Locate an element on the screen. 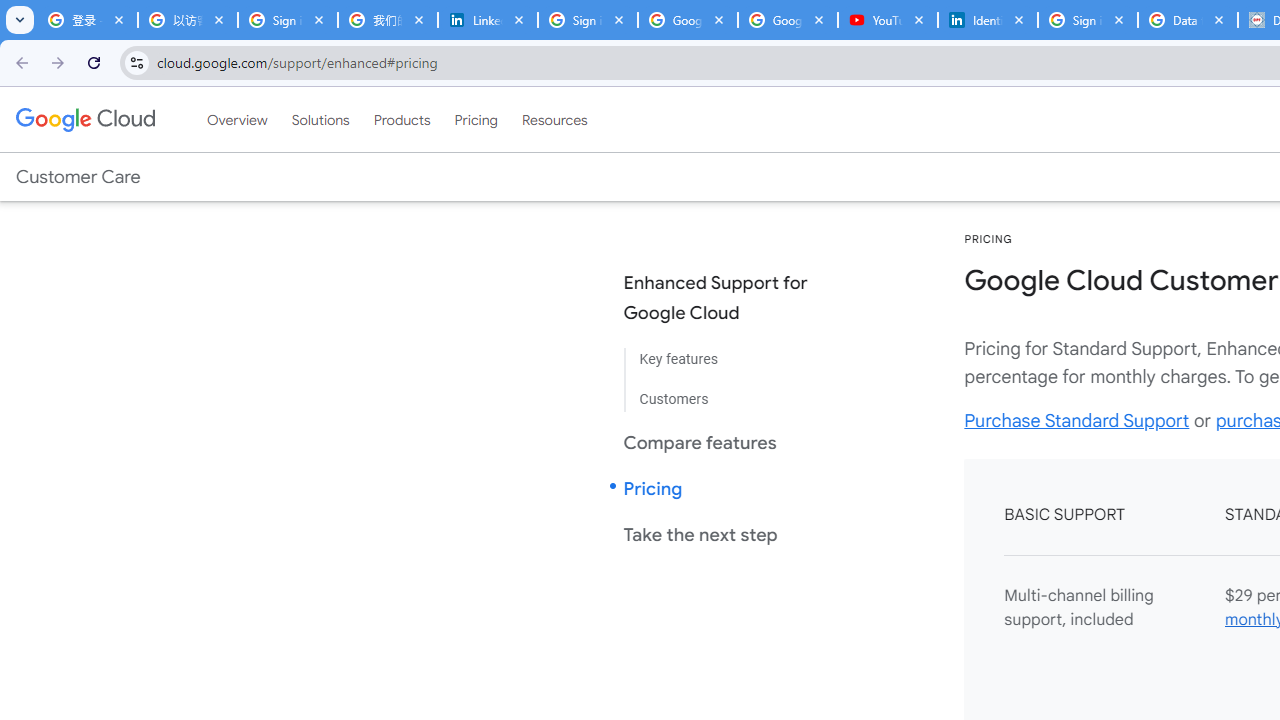 The image size is (1280, 720). 'Google Cloud' is located at coordinates (84, 119).